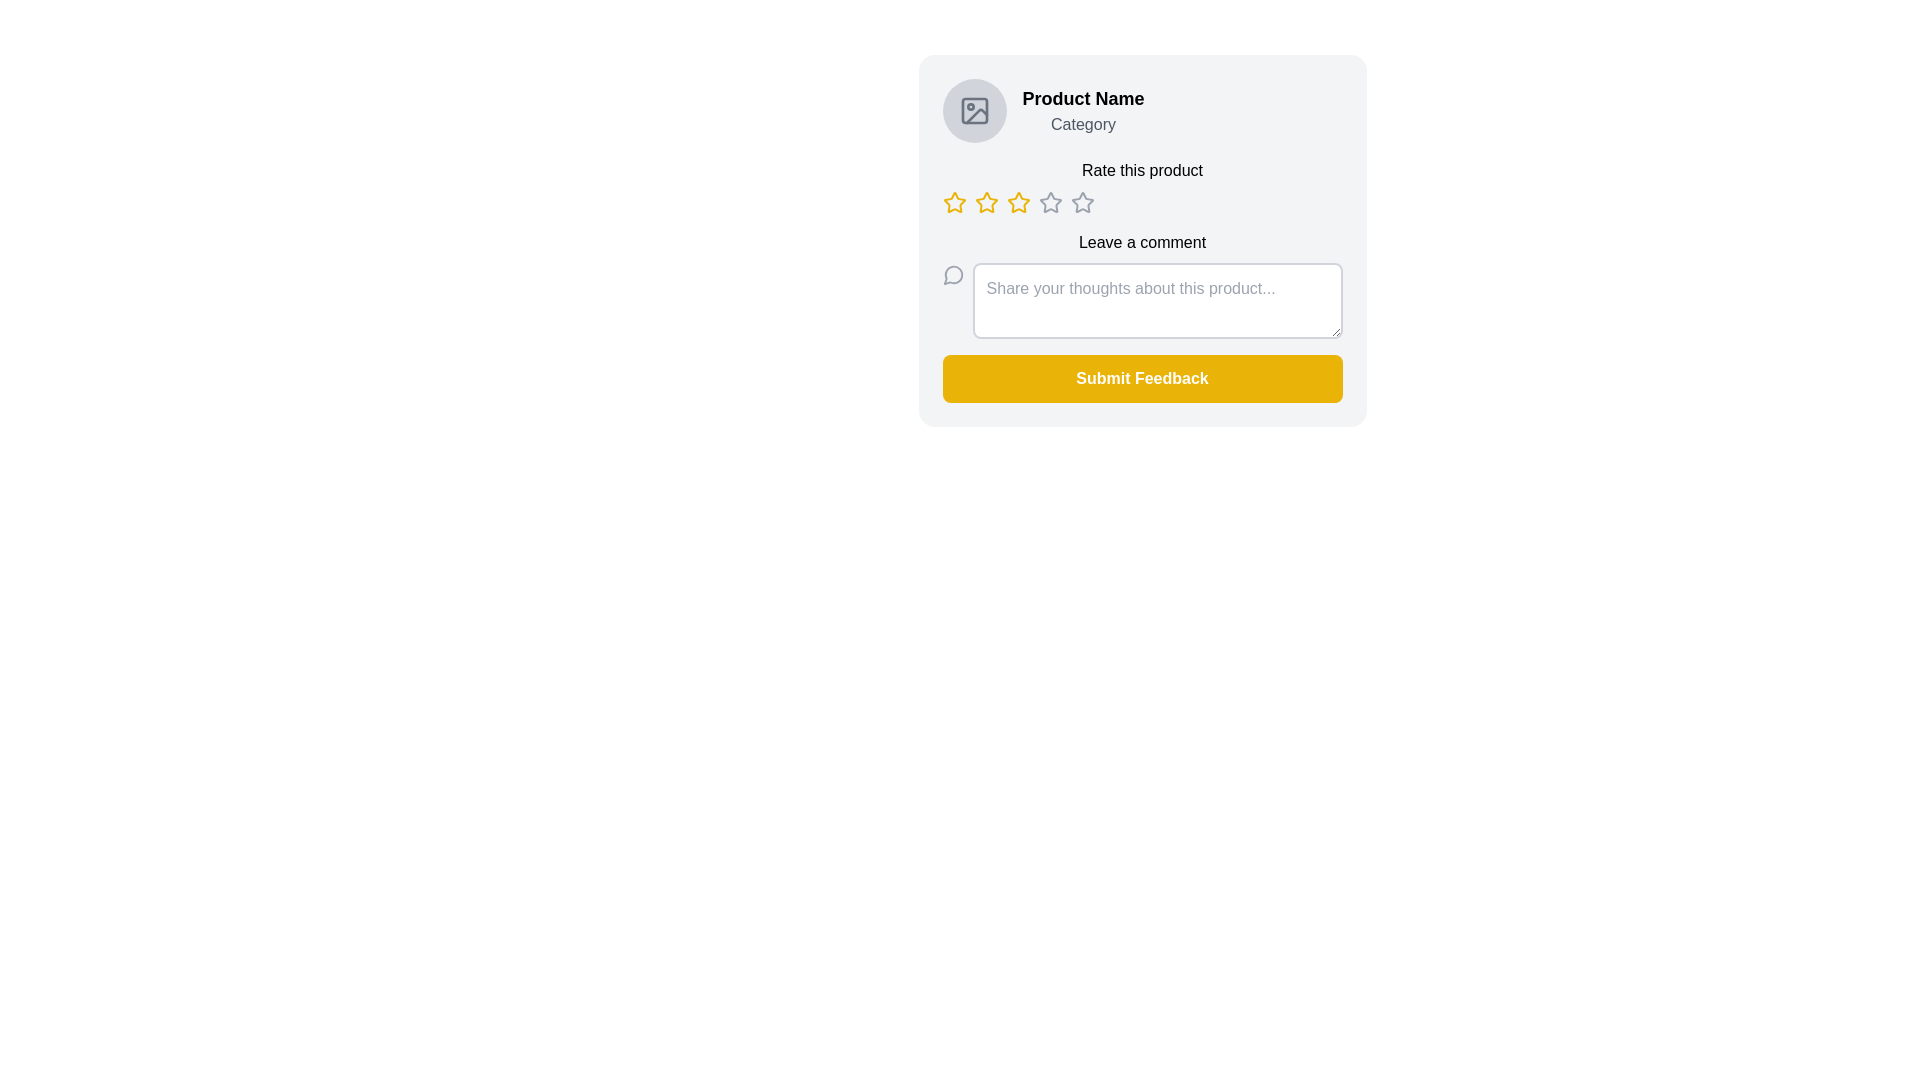  Describe the element at coordinates (974, 111) in the screenshot. I see `the icon indicating an image or placeholder located in a circular background at the top-left corner of the card, to the left of the 'Product Name' text` at that location.